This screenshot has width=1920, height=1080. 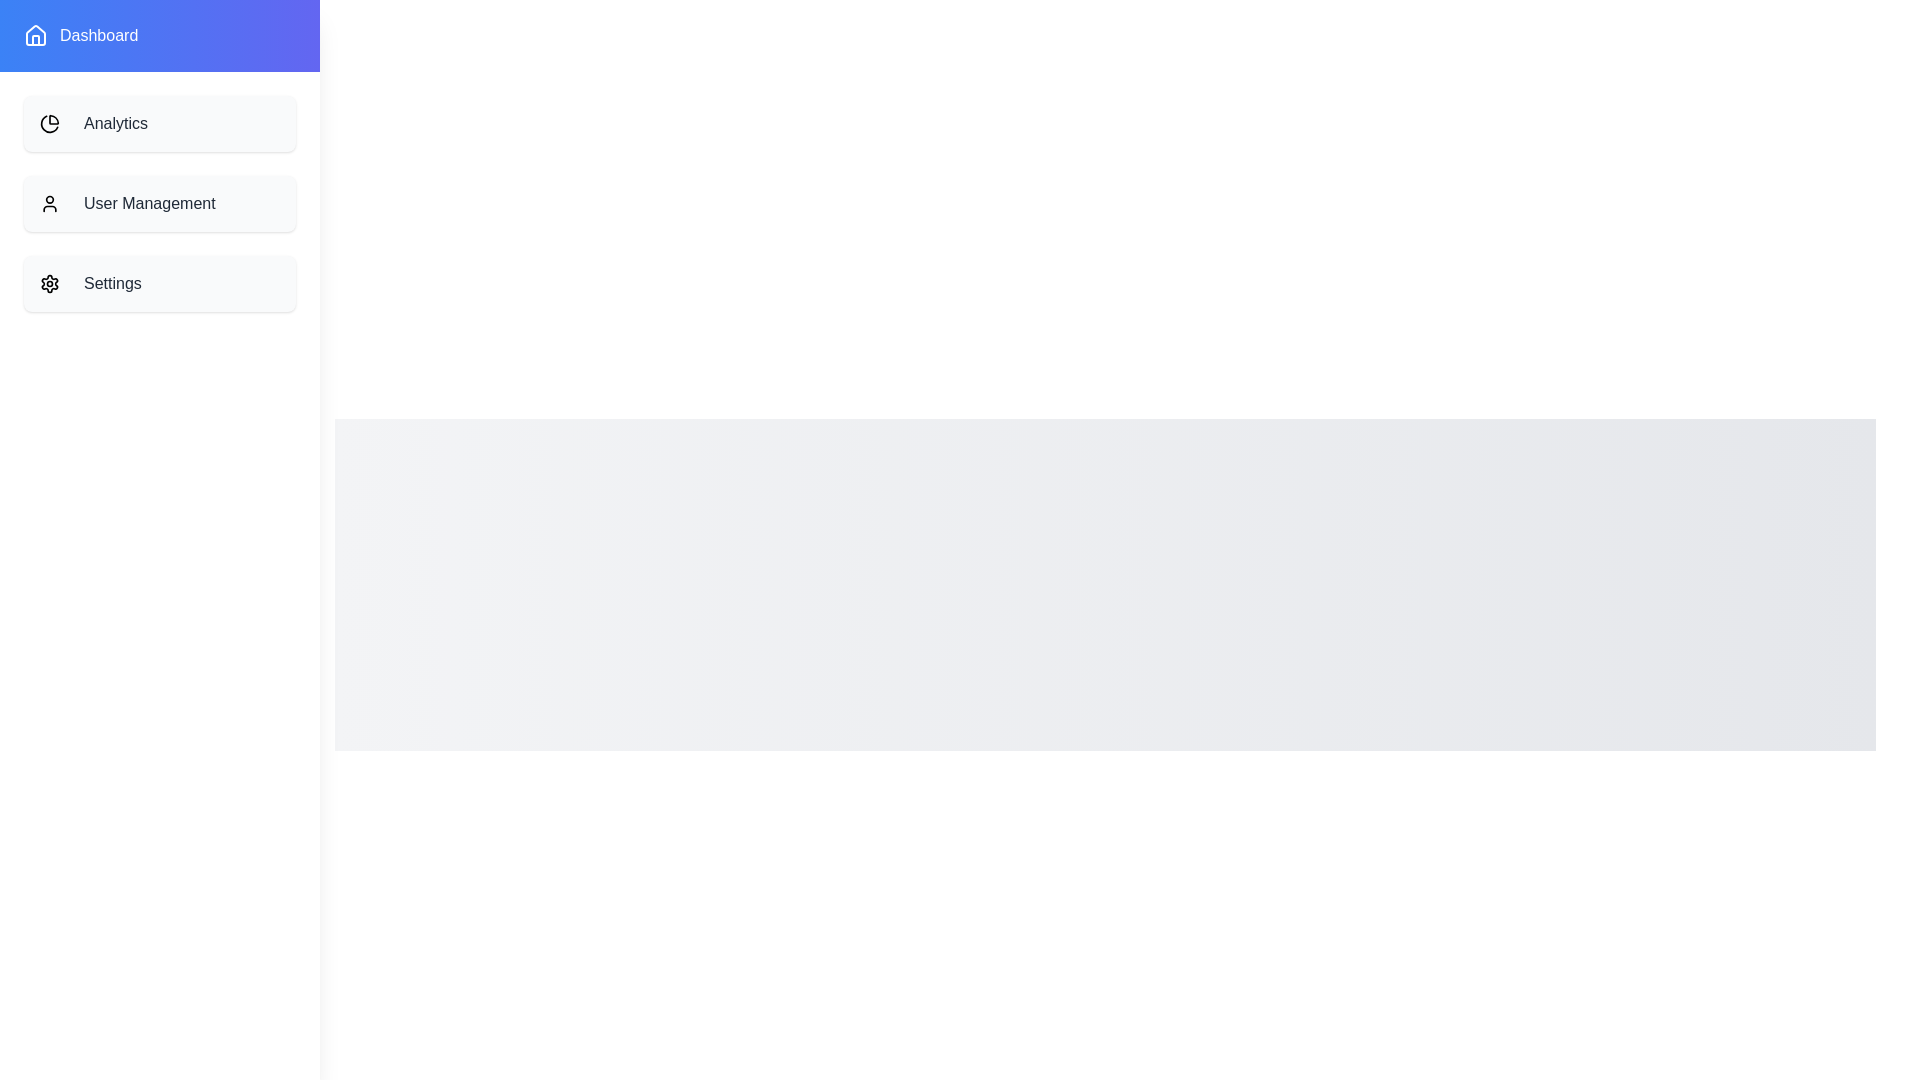 I want to click on the 'Settings' item in the drawer, so click(x=158, y=284).